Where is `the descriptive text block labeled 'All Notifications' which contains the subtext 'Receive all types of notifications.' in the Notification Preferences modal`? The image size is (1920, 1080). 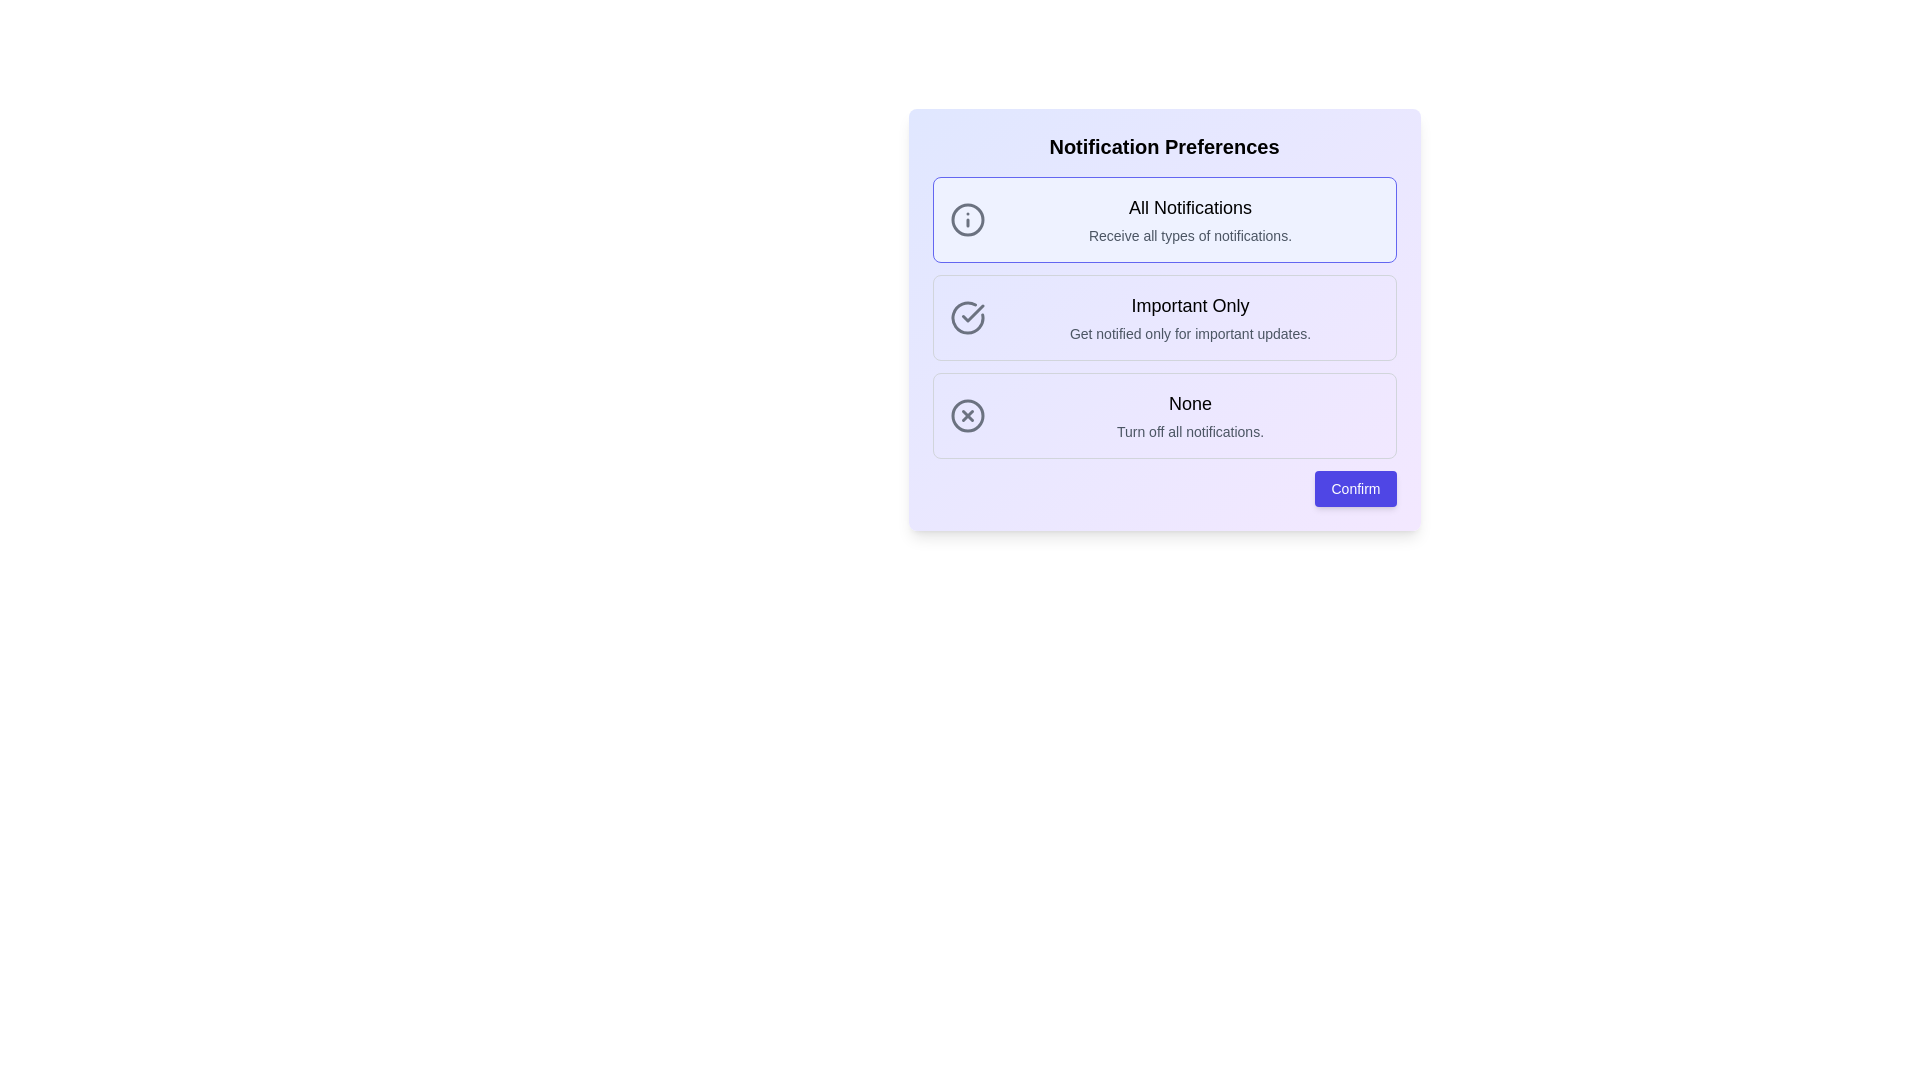 the descriptive text block labeled 'All Notifications' which contains the subtext 'Receive all types of notifications.' in the Notification Preferences modal is located at coordinates (1190, 219).